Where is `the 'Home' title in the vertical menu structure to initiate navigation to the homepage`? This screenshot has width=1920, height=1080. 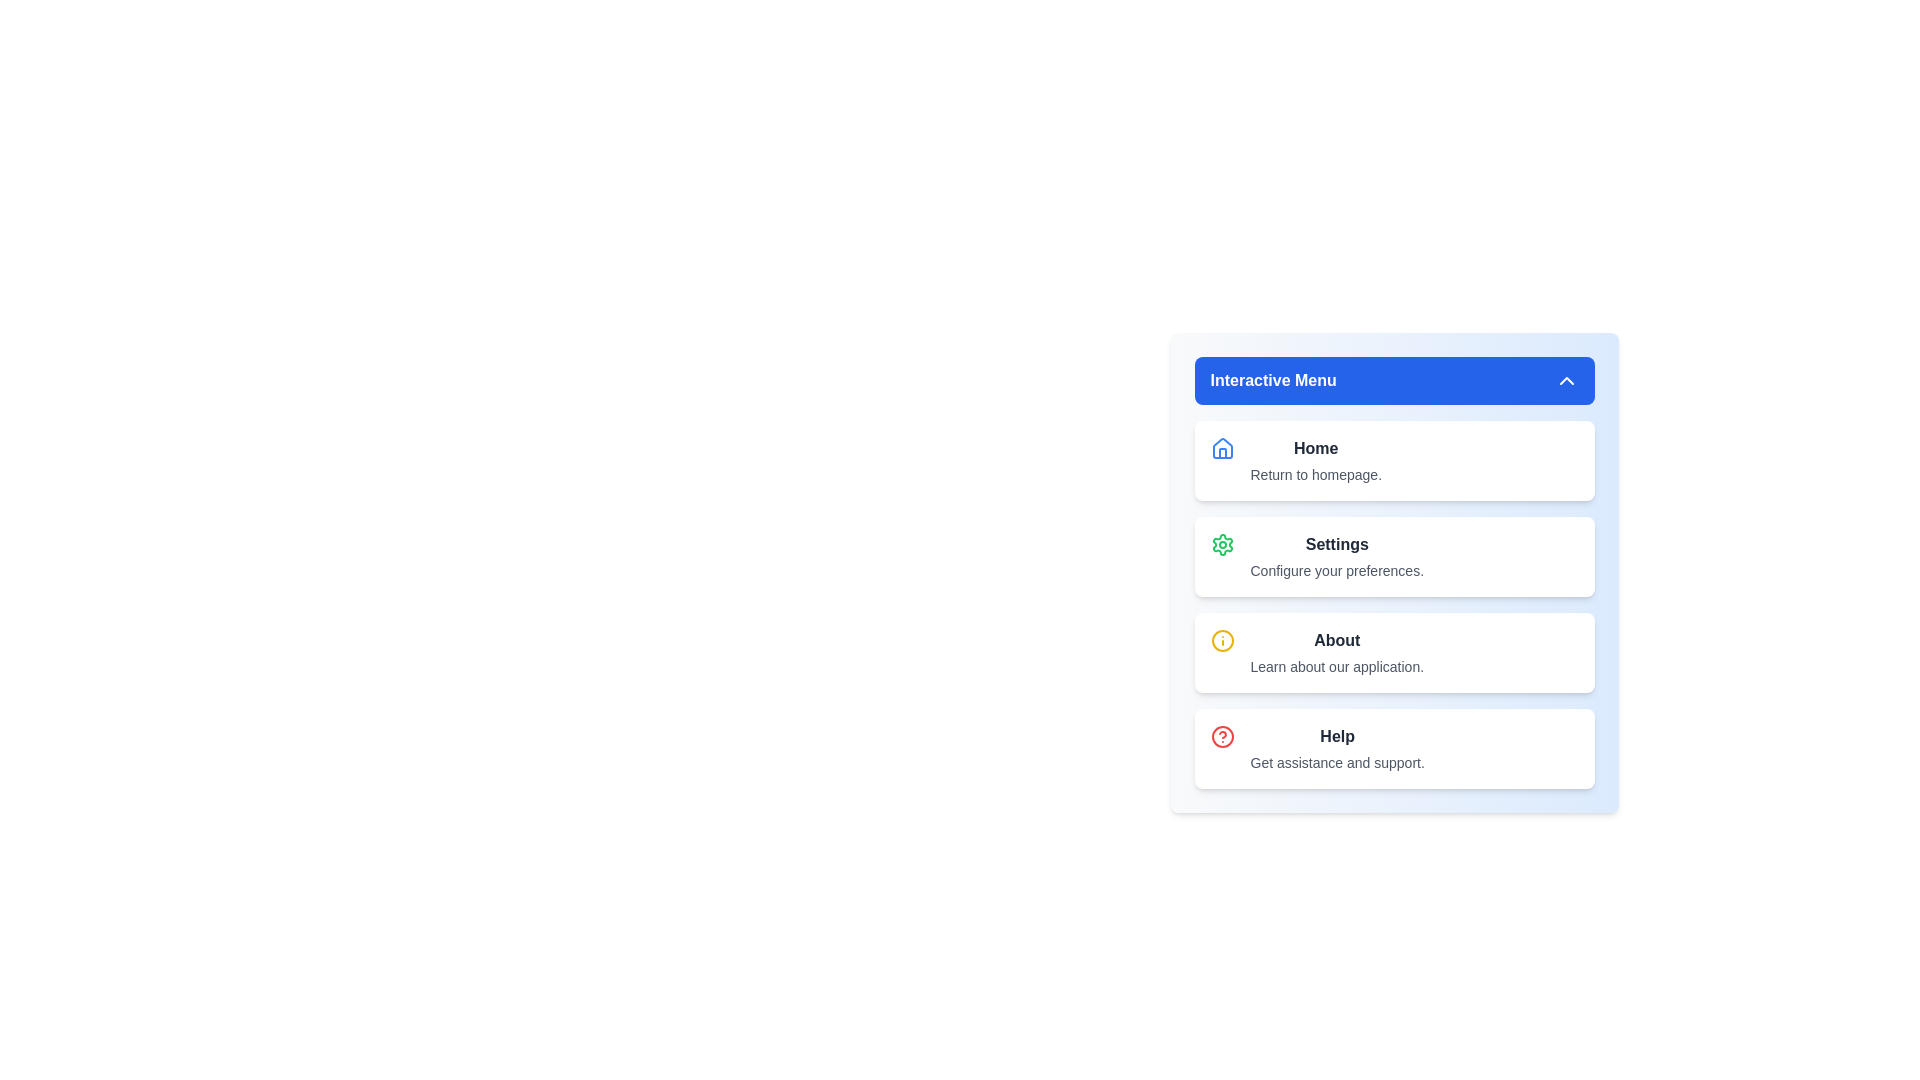
the 'Home' title in the vertical menu structure to initiate navigation to the homepage is located at coordinates (1316, 461).